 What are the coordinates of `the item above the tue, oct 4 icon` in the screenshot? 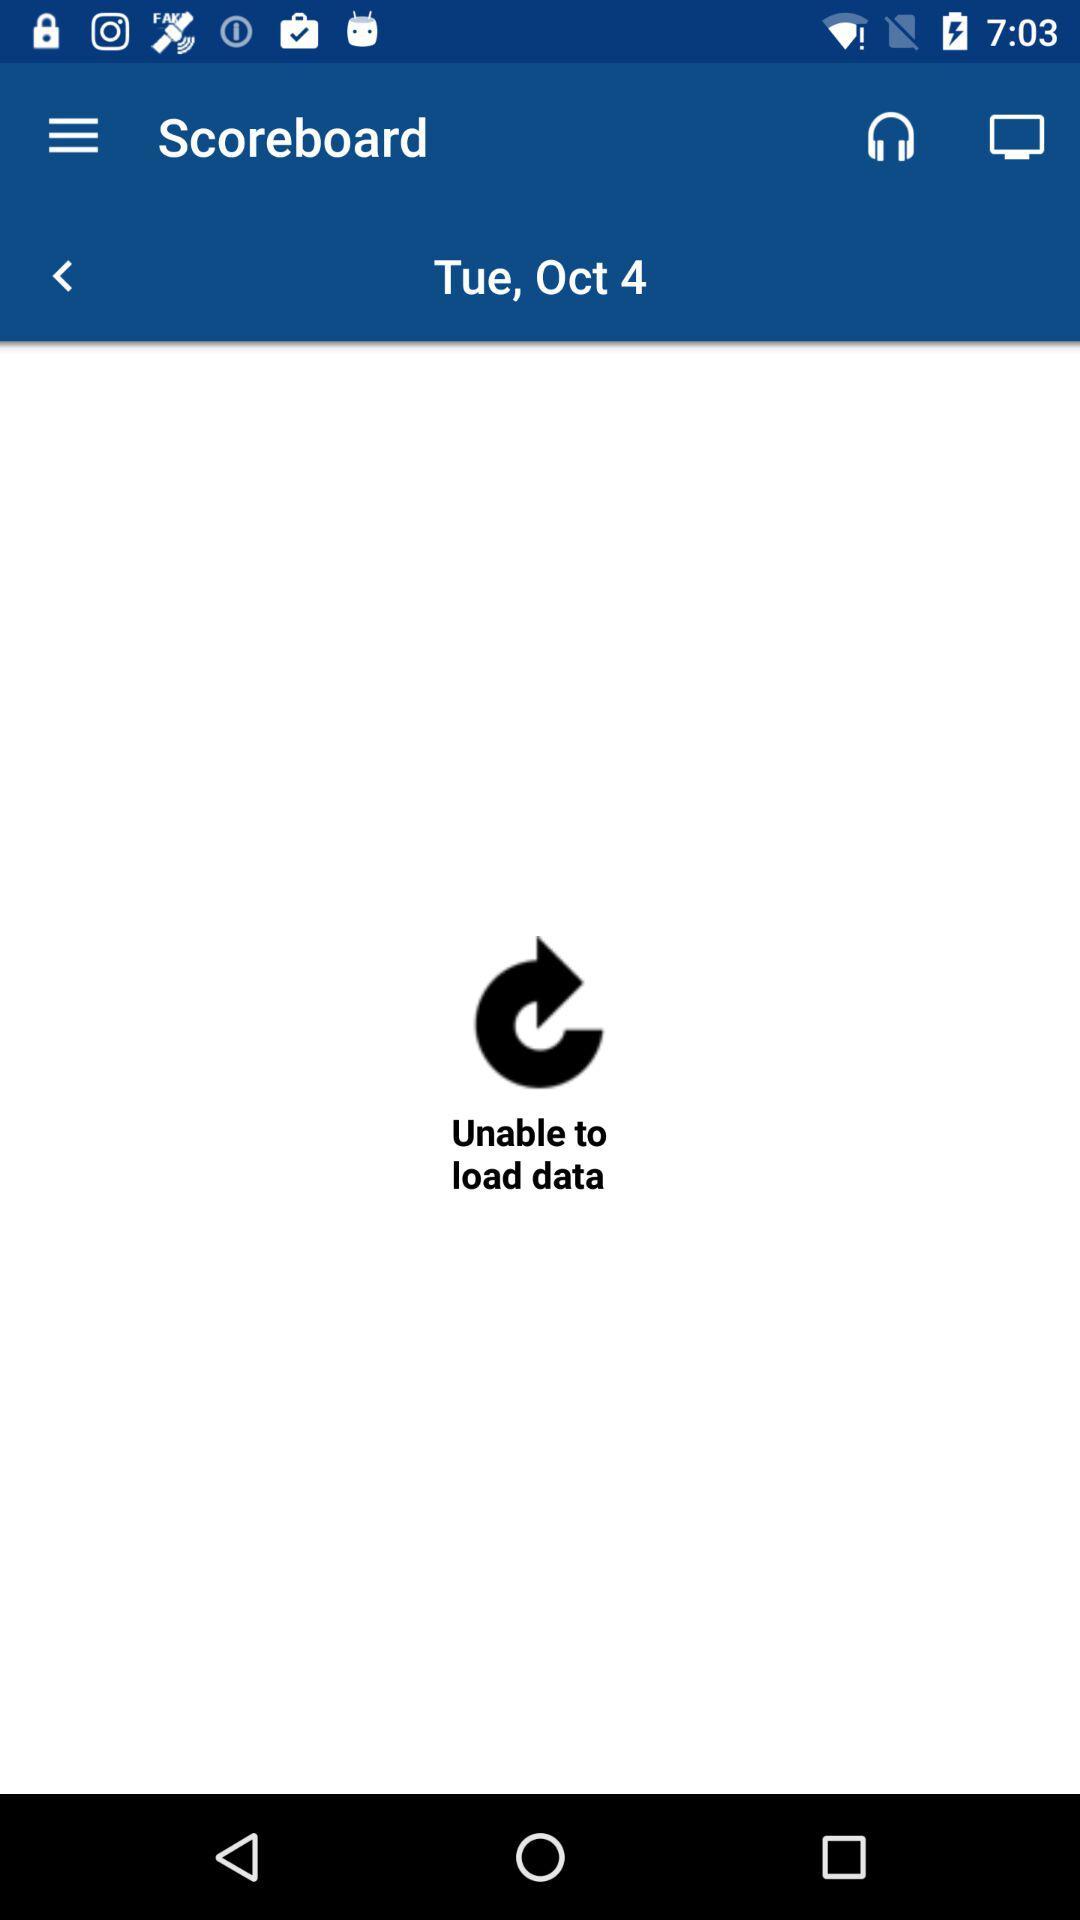 It's located at (1017, 135).